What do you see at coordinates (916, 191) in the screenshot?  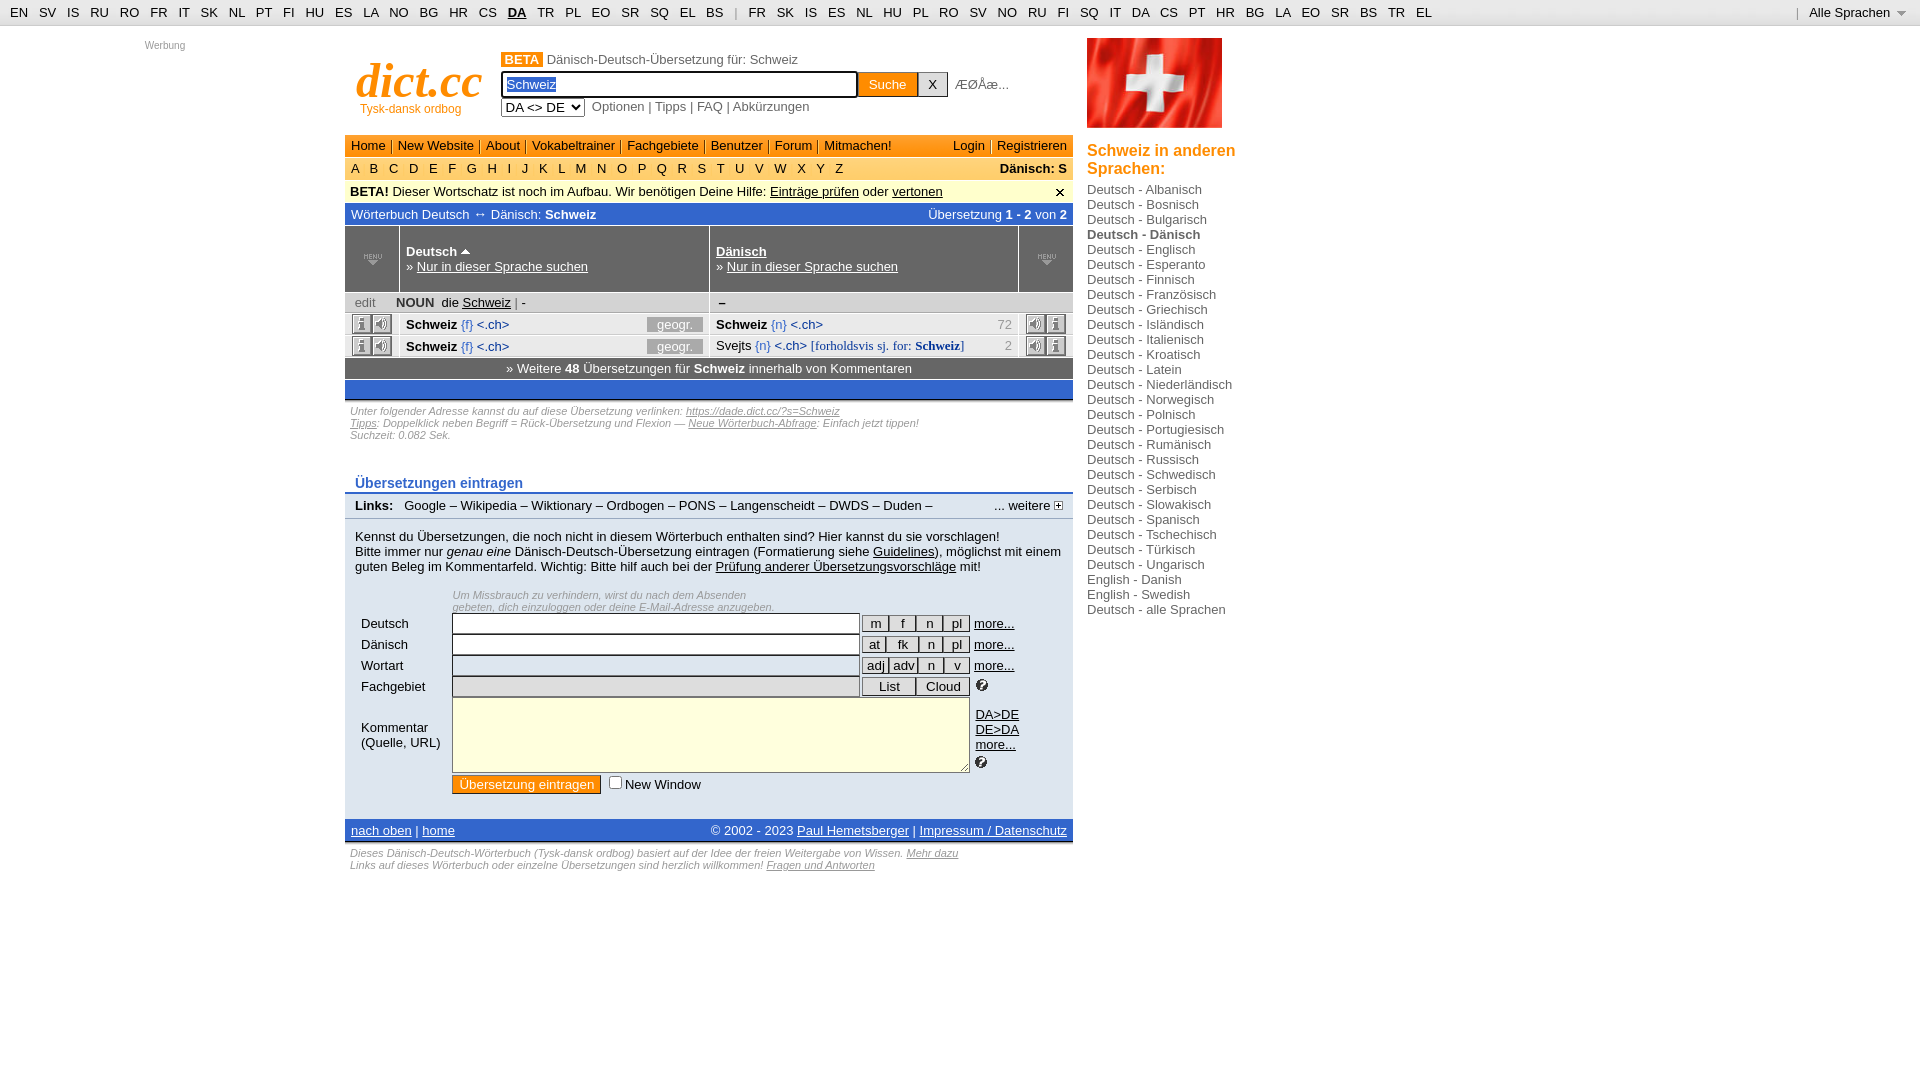 I see `'vertonen'` at bounding box center [916, 191].